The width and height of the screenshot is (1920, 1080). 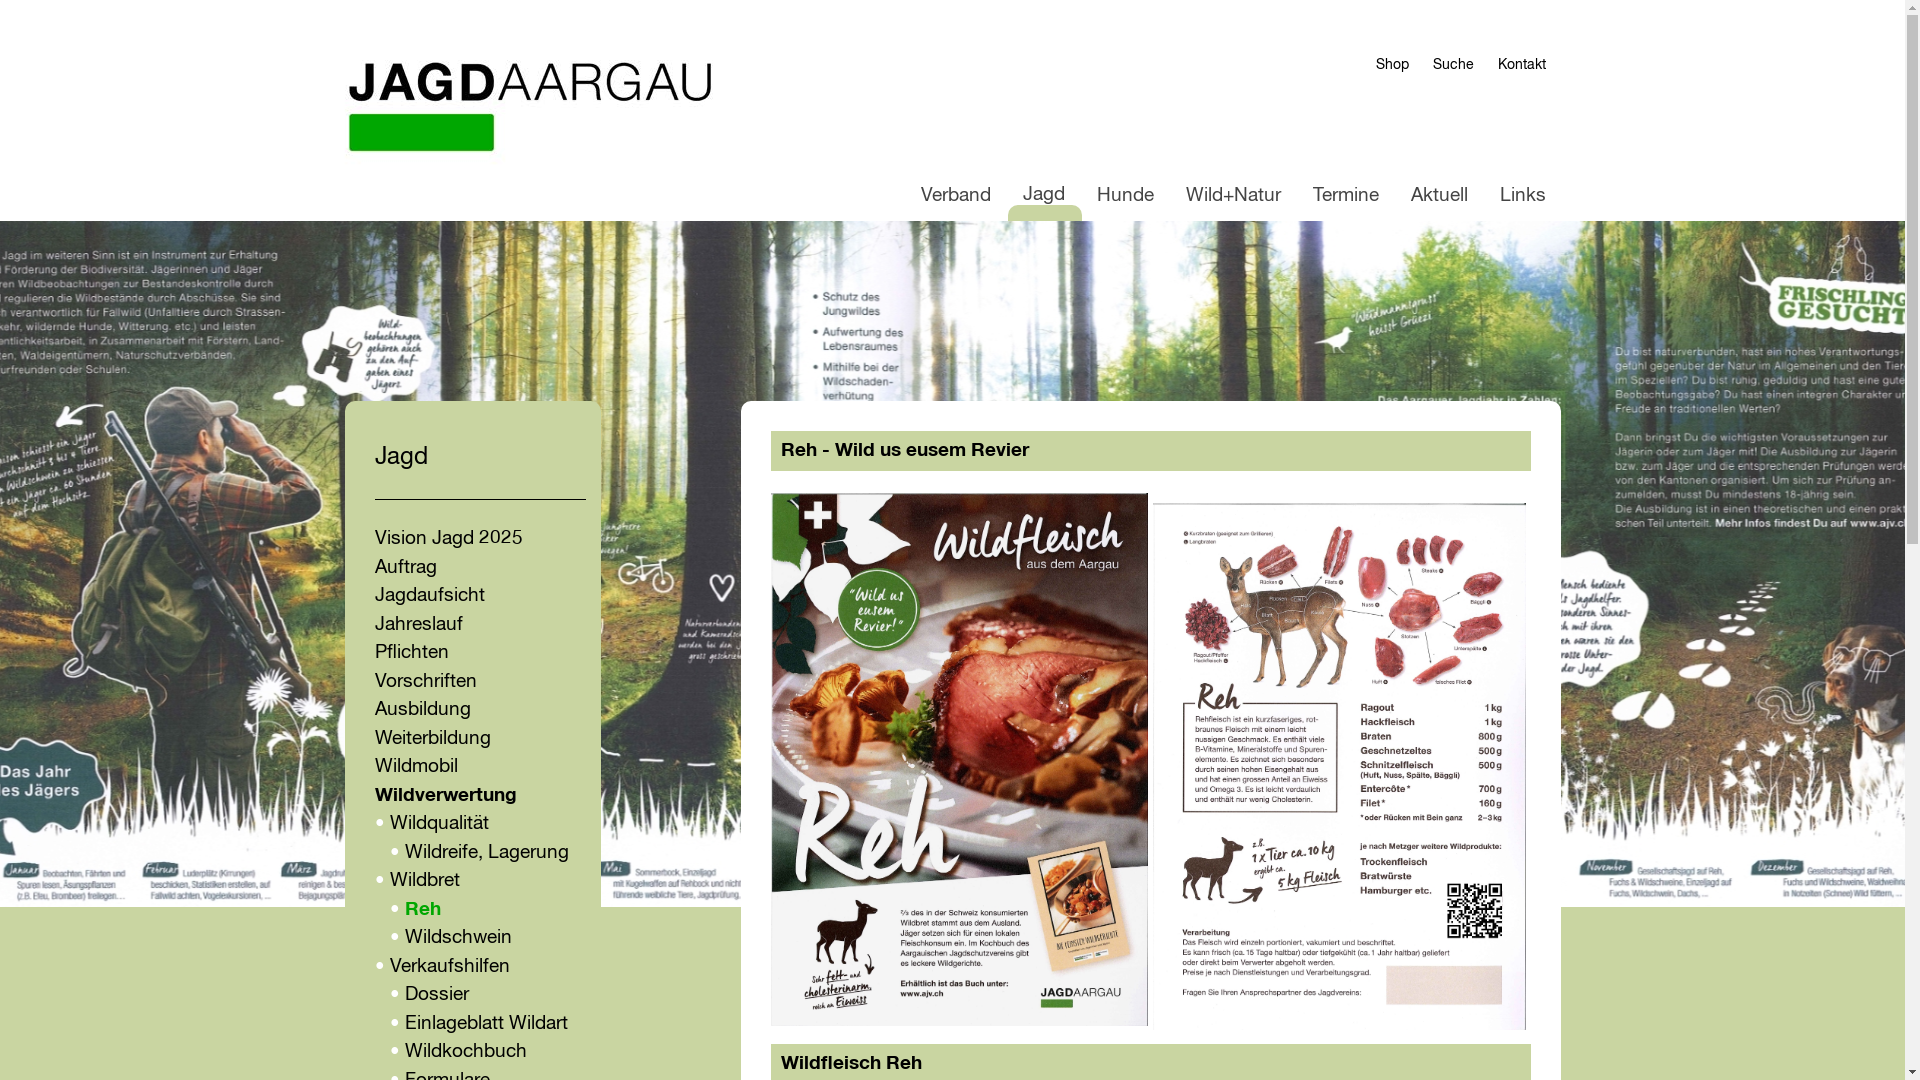 I want to click on 'Dossier', so click(x=402, y=994).